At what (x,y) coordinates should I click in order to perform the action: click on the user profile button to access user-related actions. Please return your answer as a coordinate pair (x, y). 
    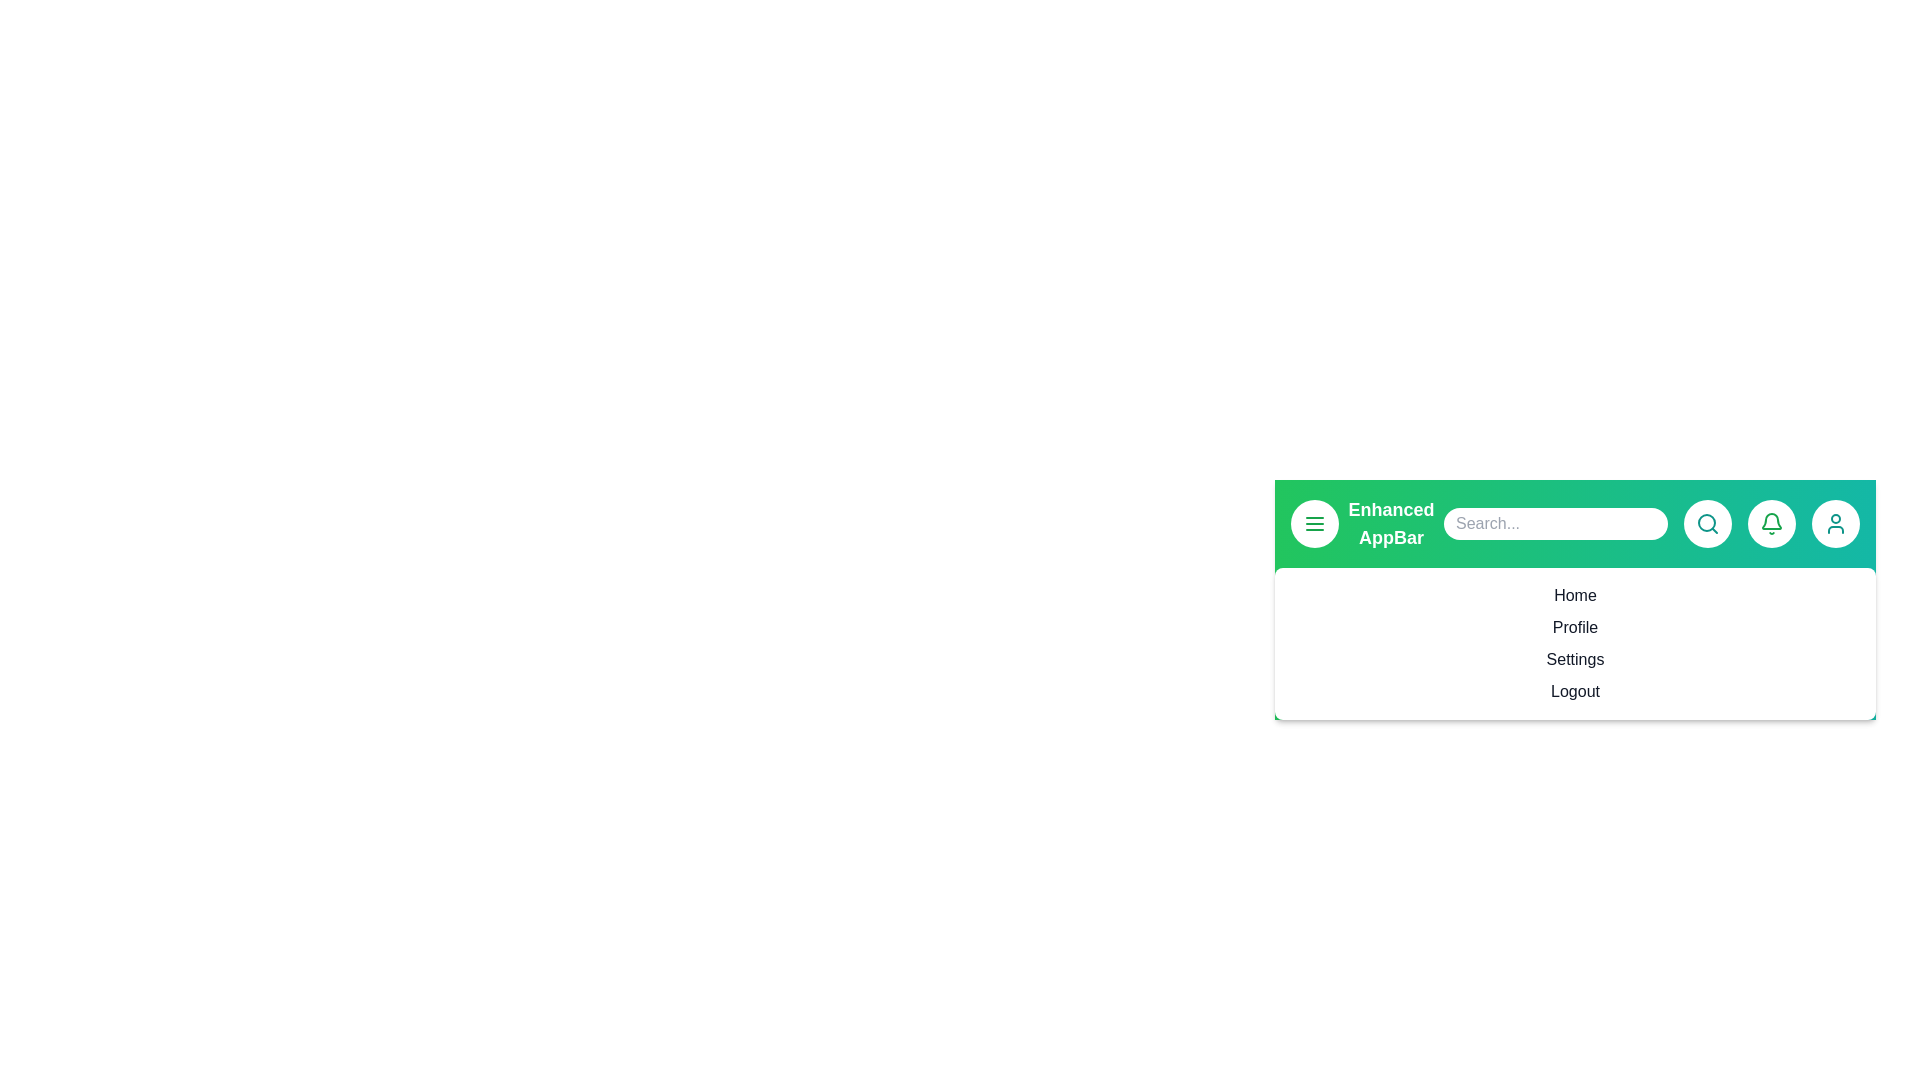
    Looking at the image, I should click on (1836, 523).